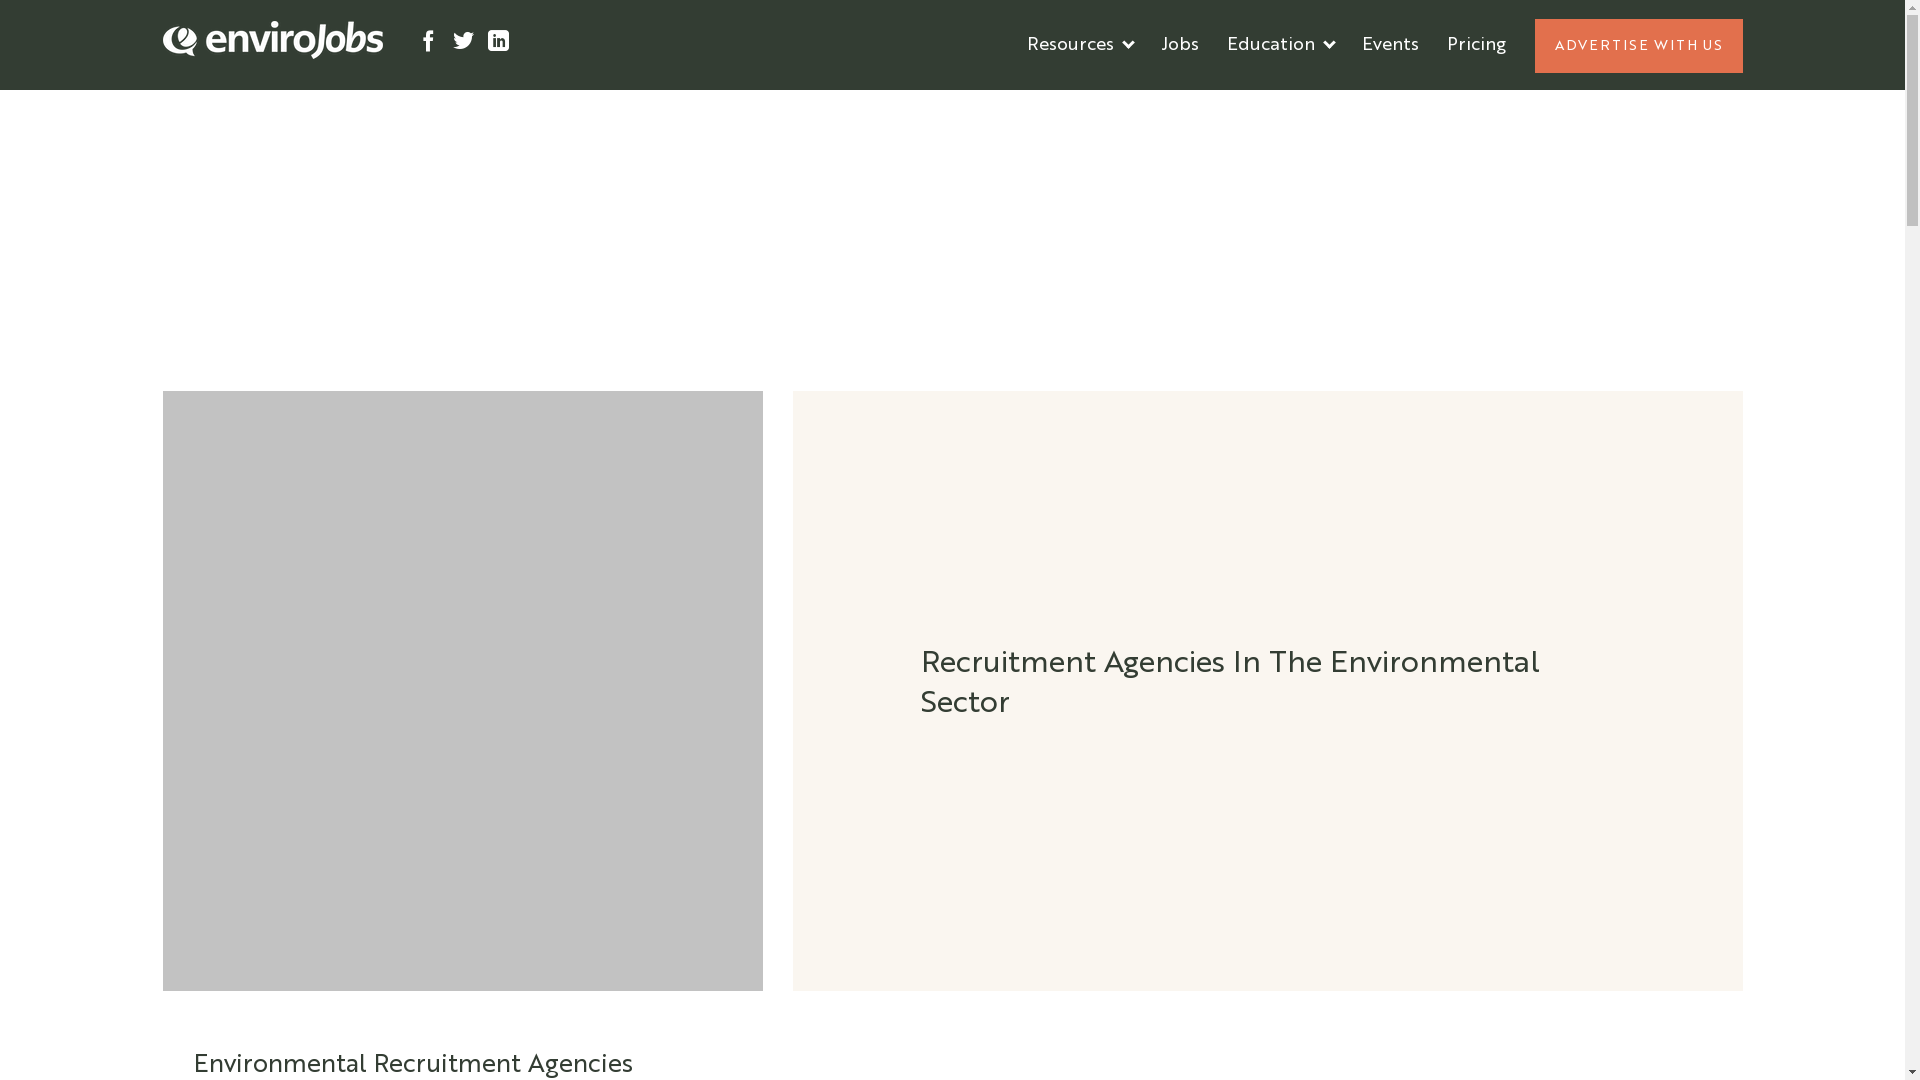 The image size is (1920, 1080). What do you see at coordinates (1078, 45) in the screenshot?
I see `'Resources'` at bounding box center [1078, 45].